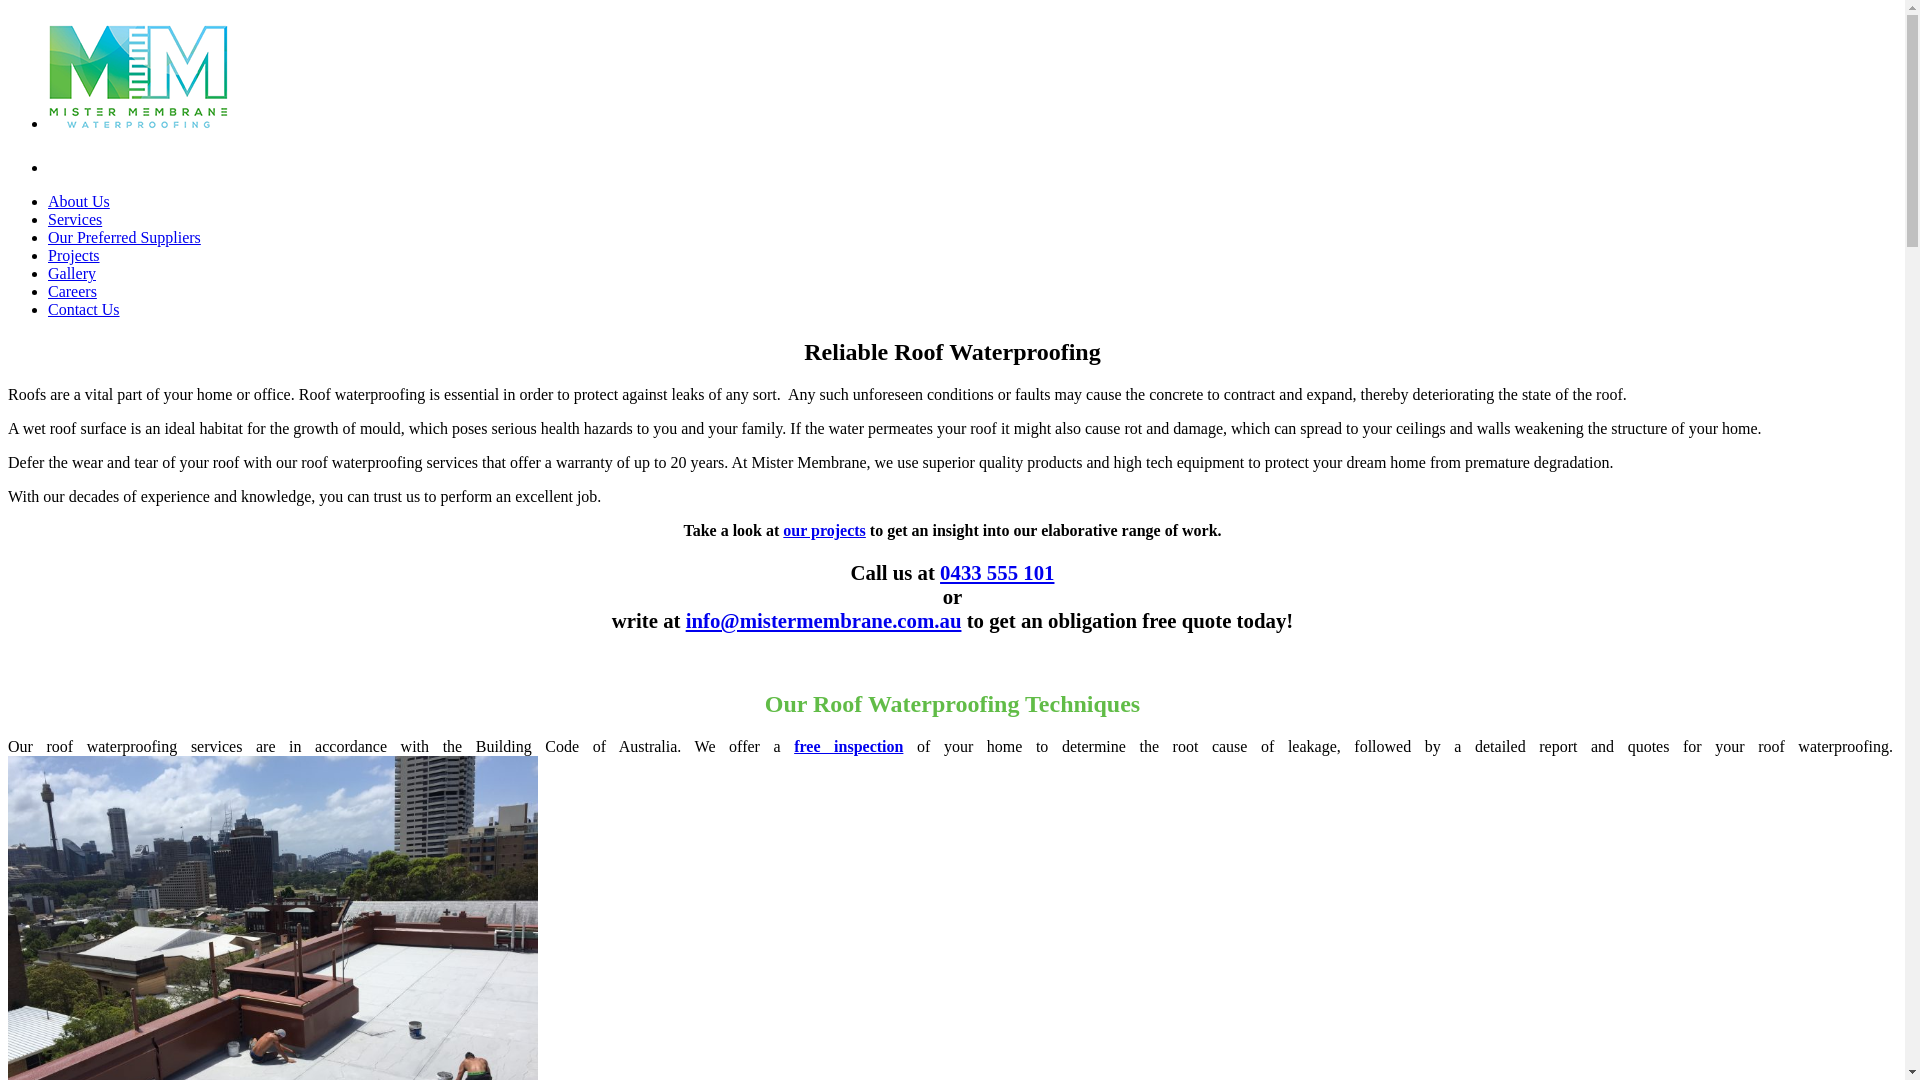 This screenshot has height=1080, width=1920. I want to click on 'Projects', so click(73, 254).